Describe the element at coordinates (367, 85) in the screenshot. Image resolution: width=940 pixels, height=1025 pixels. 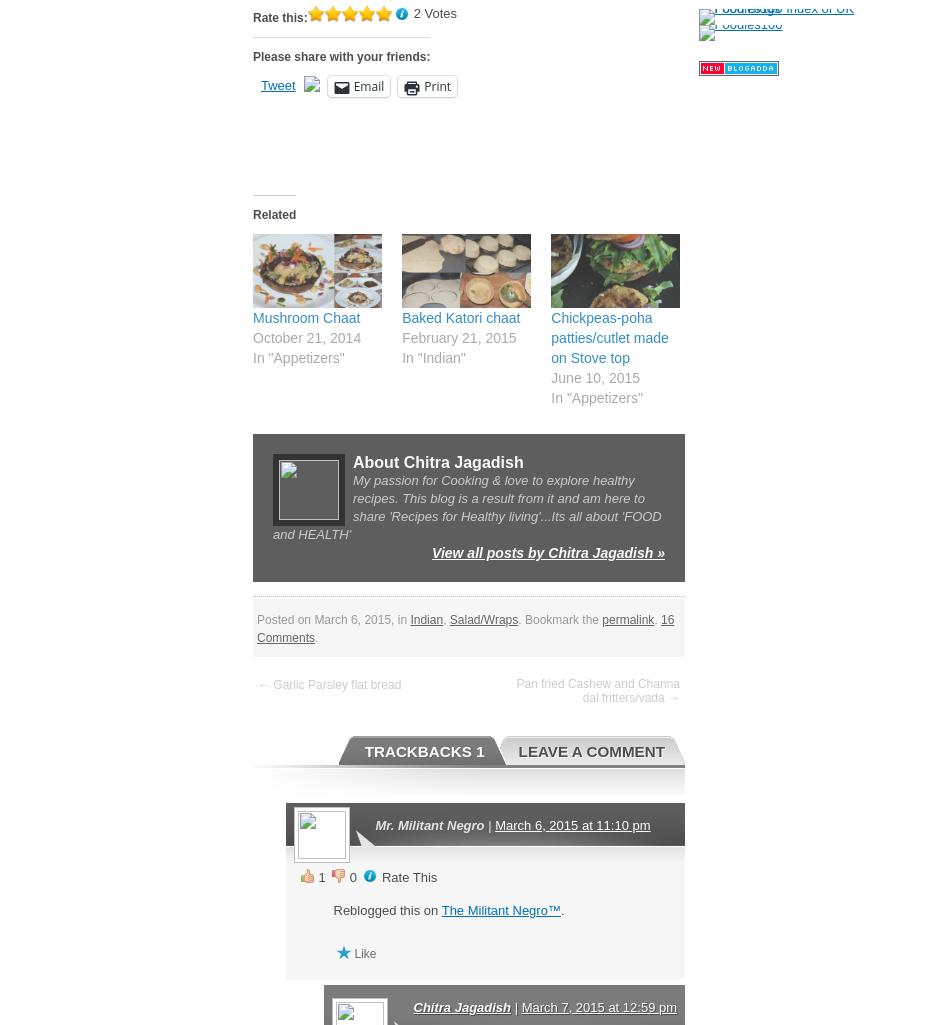
I see `'Email'` at that location.